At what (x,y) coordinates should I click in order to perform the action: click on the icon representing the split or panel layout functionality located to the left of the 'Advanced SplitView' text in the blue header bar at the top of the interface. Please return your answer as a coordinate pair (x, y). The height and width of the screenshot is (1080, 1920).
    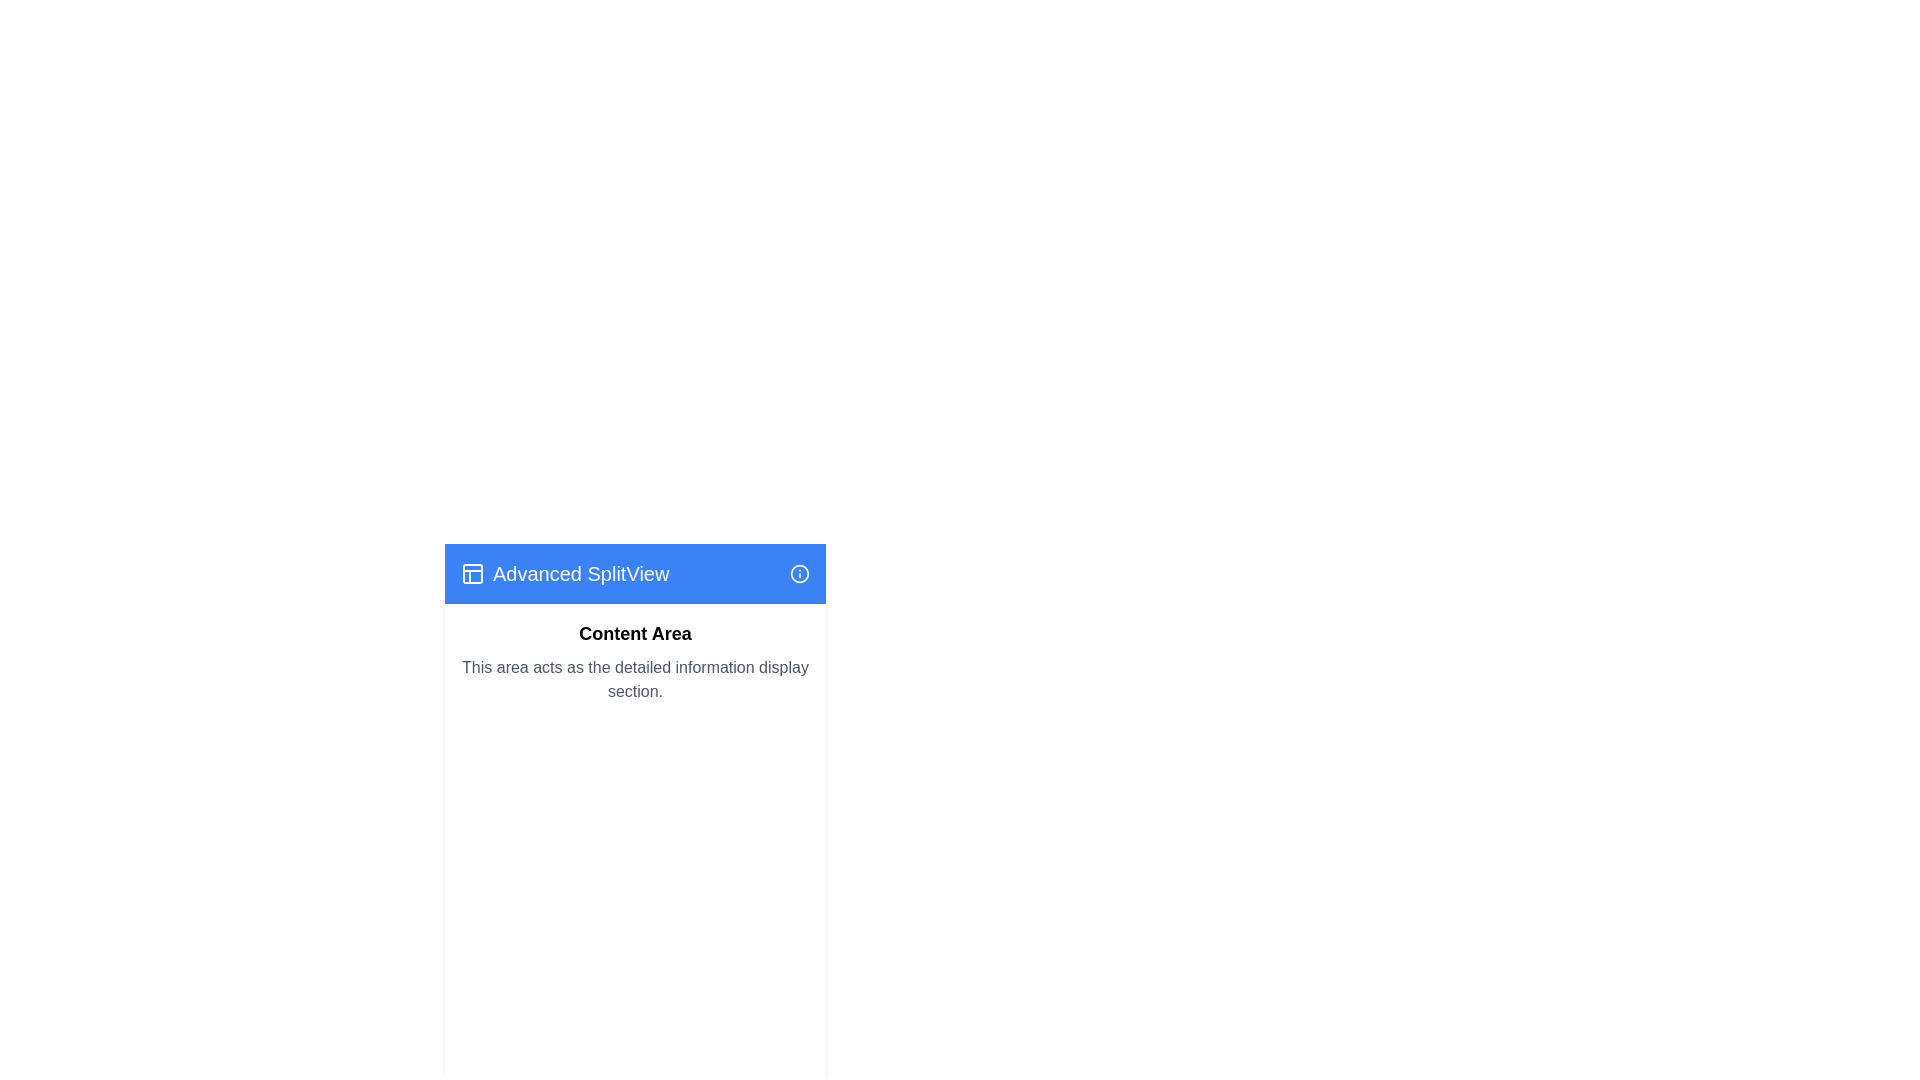
    Looking at the image, I should click on (472, 574).